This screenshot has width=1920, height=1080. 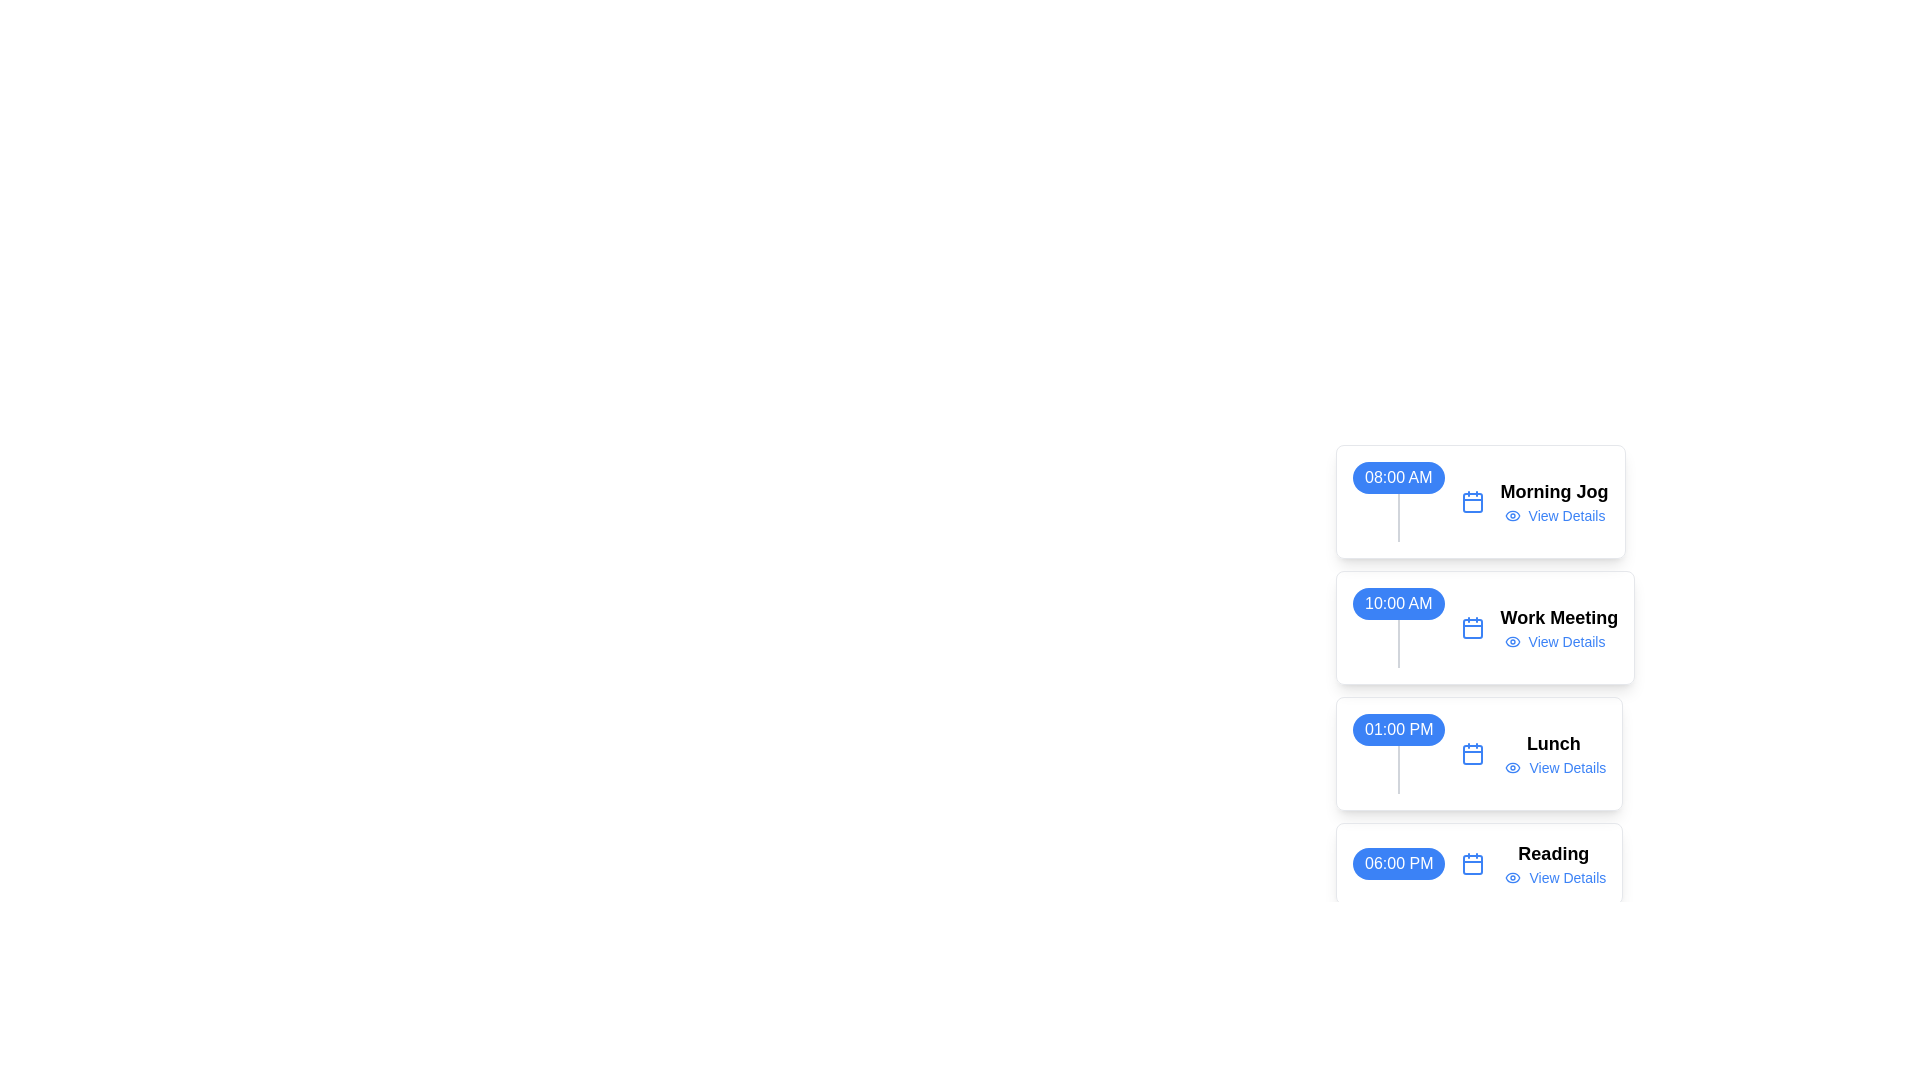 What do you see at coordinates (1552, 863) in the screenshot?
I see `the Composite UI element containing the bold 'Reading' text and the blue hyperlink 'View Details'` at bounding box center [1552, 863].